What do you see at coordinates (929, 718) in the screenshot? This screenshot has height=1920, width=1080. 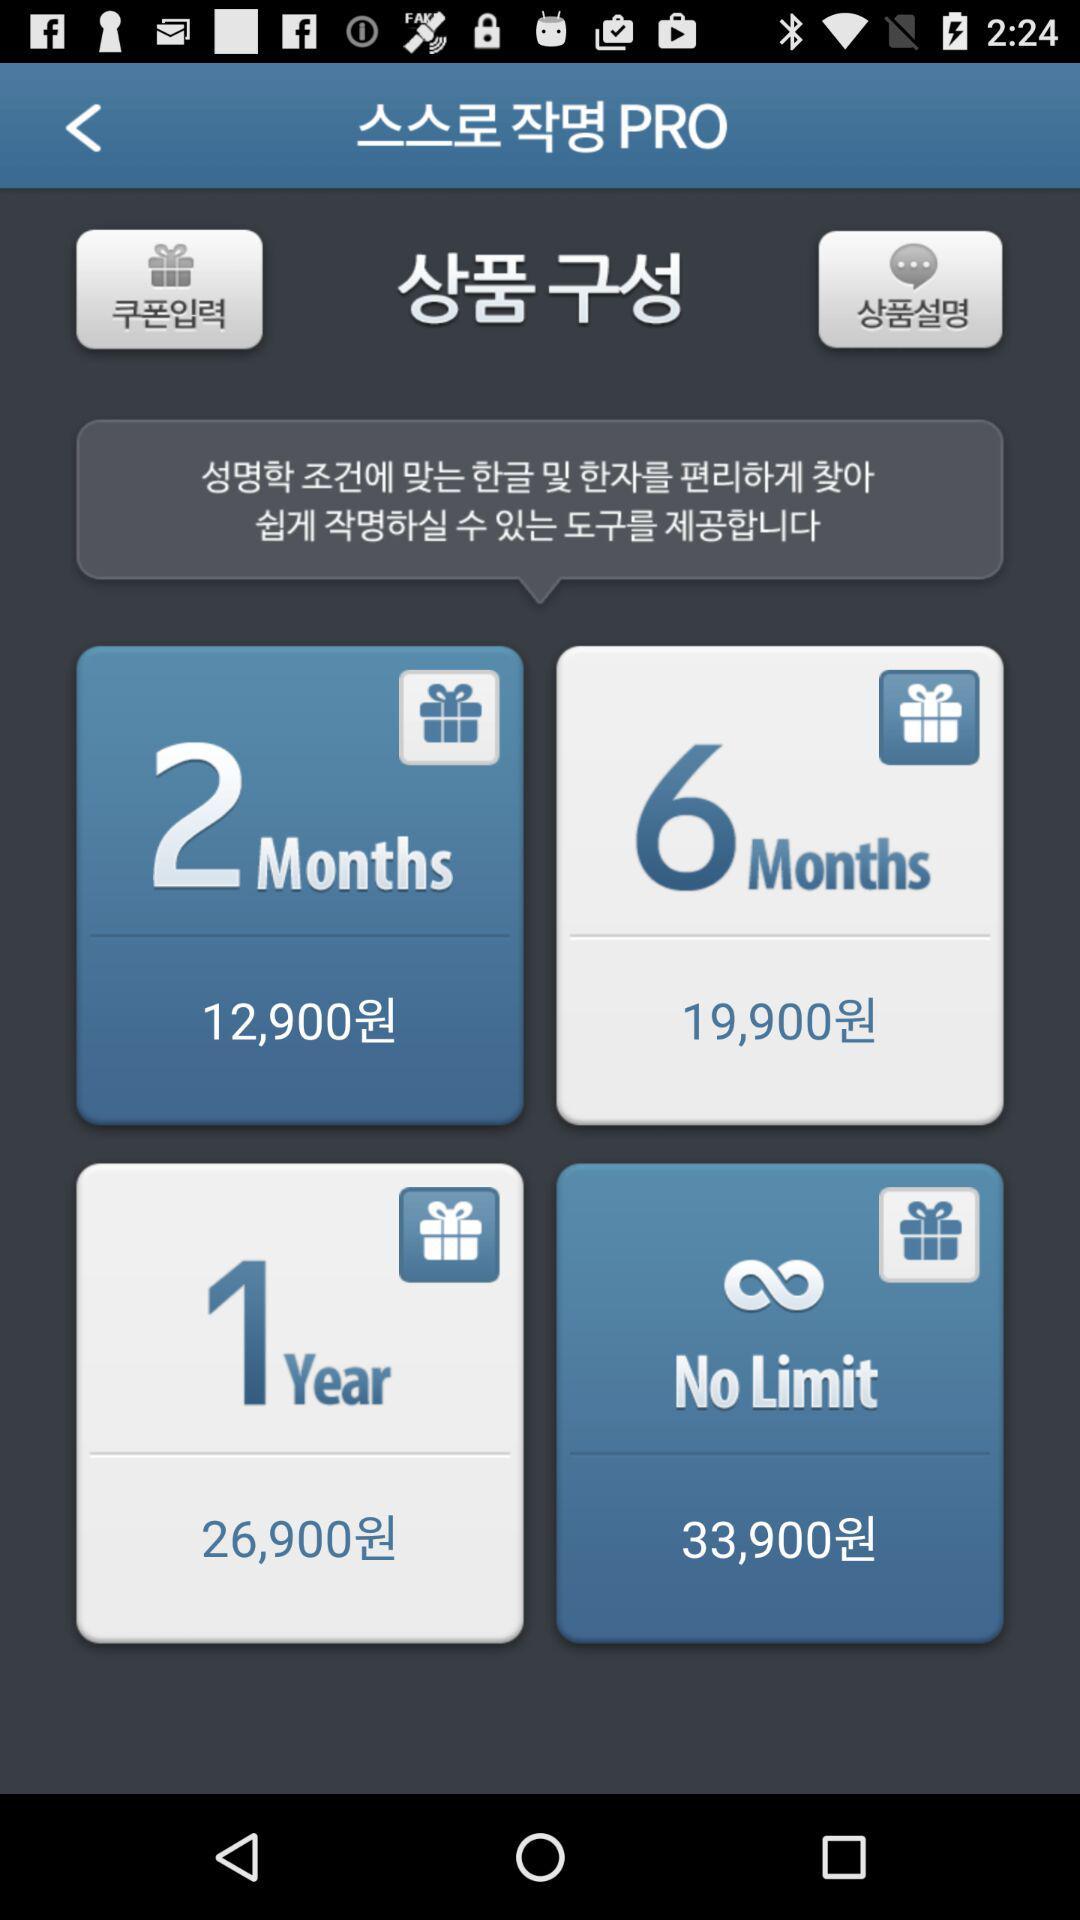 I see `months` at bounding box center [929, 718].